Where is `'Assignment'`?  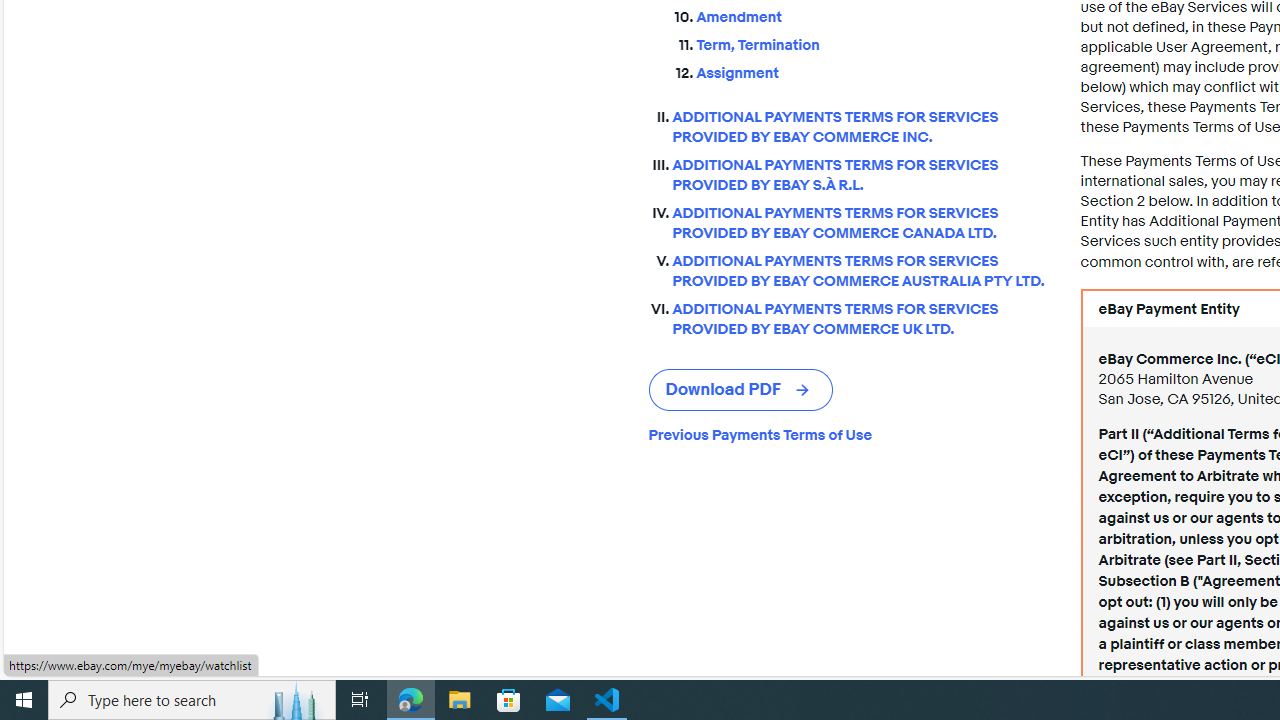 'Assignment' is located at coordinates (872, 68).